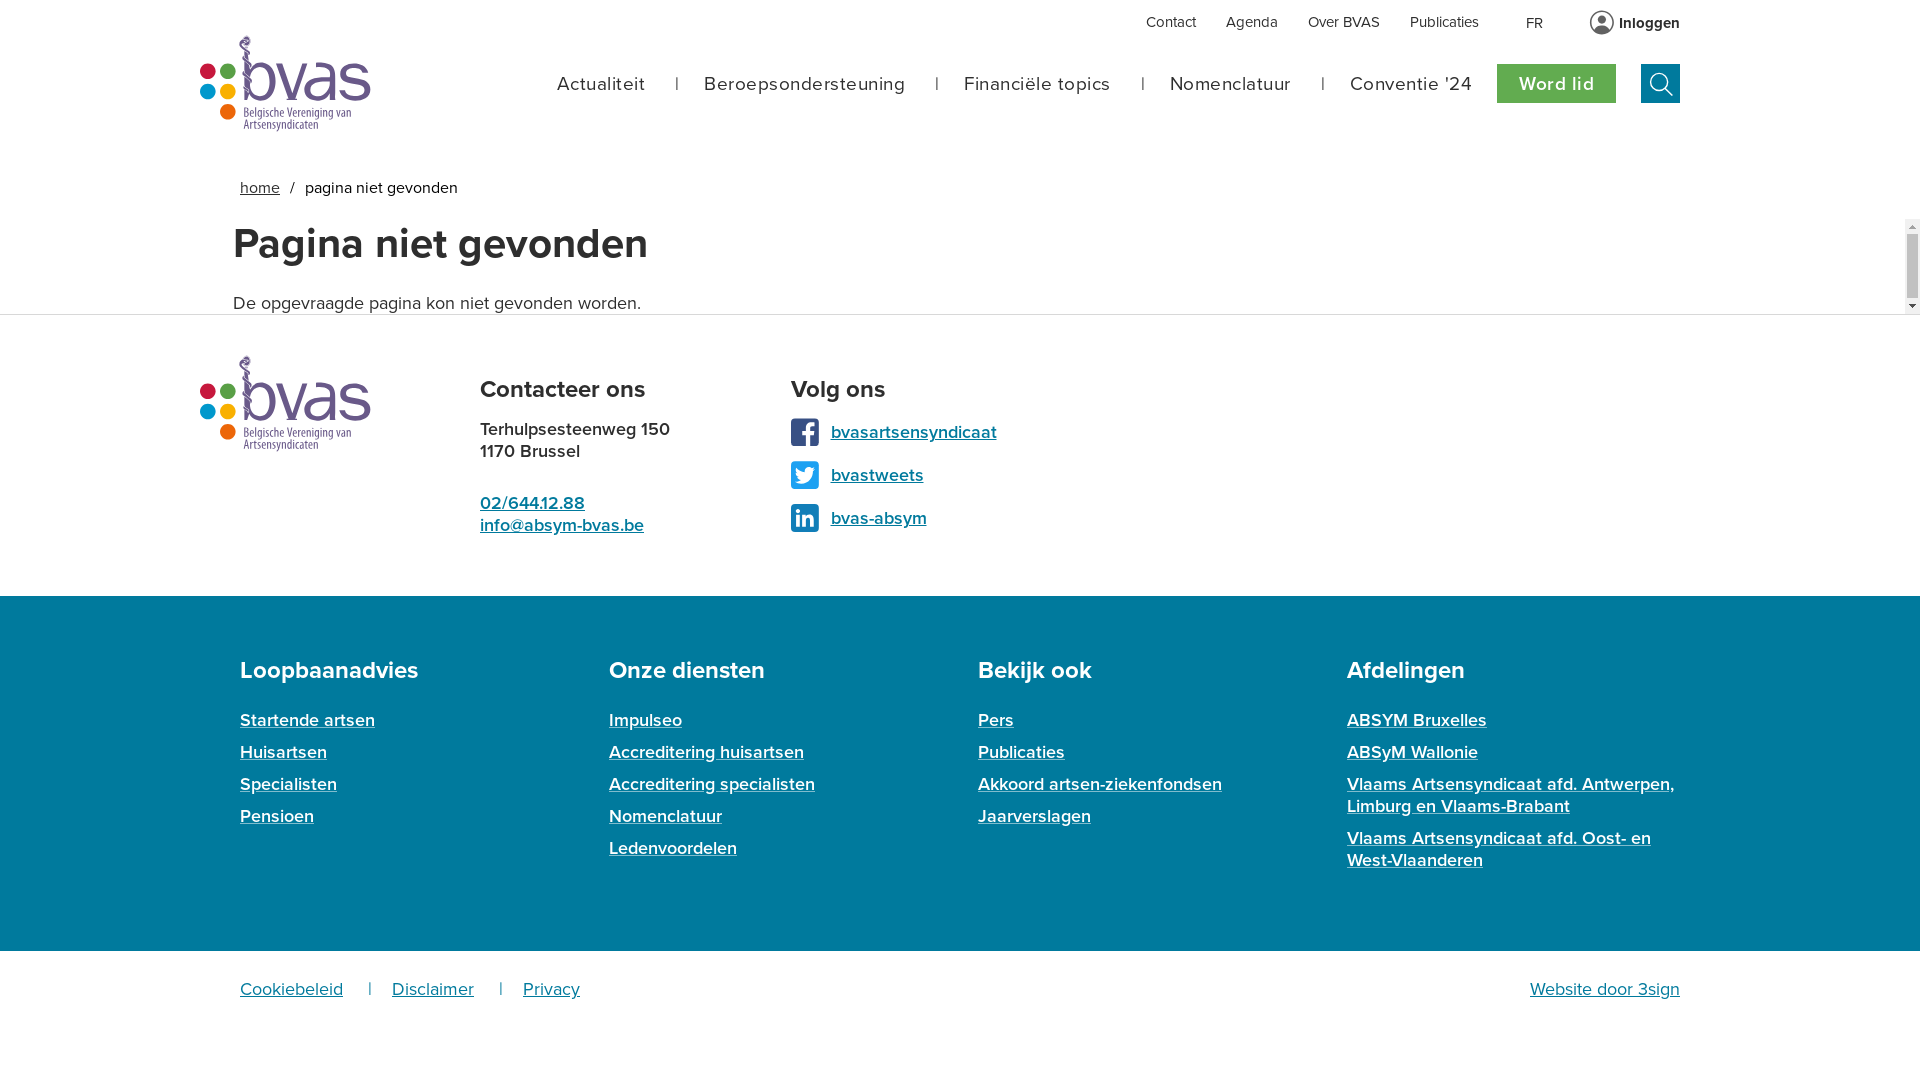 This screenshot has width=1920, height=1080. I want to click on 'home', so click(258, 188).